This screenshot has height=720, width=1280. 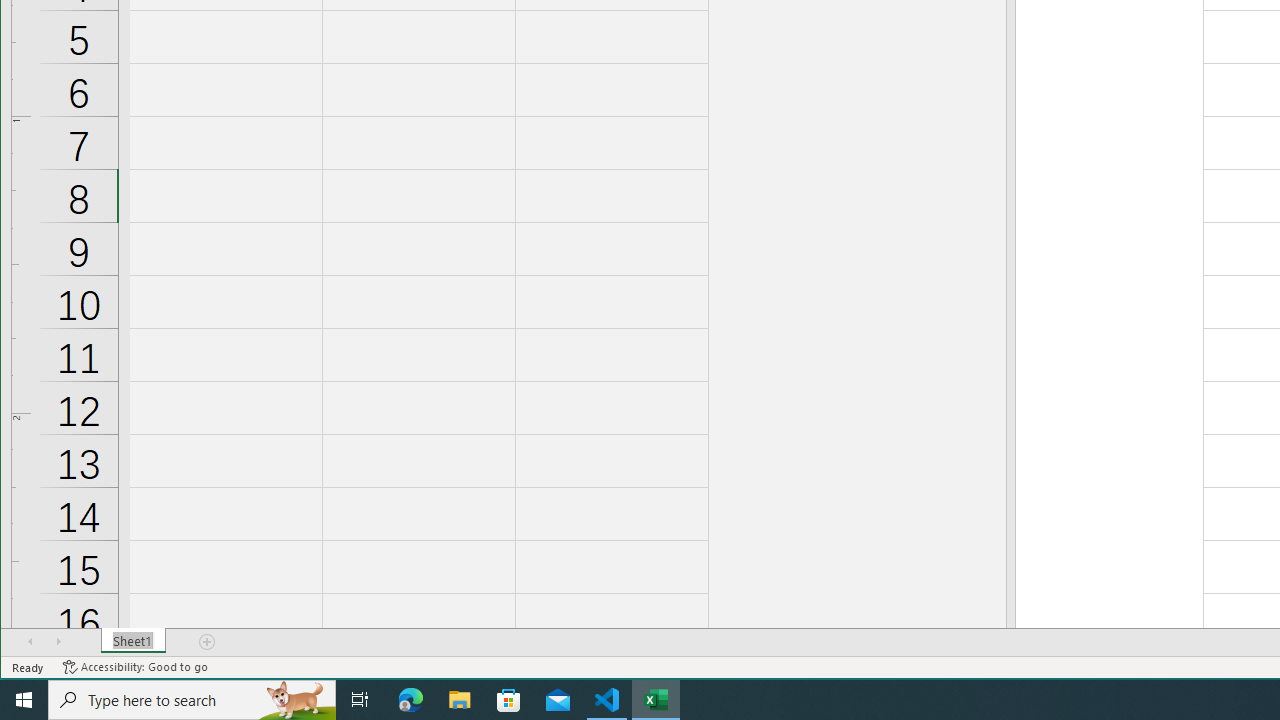 I want to click on 'Search highlights icon opens search home window', so click(x=294, y=698).